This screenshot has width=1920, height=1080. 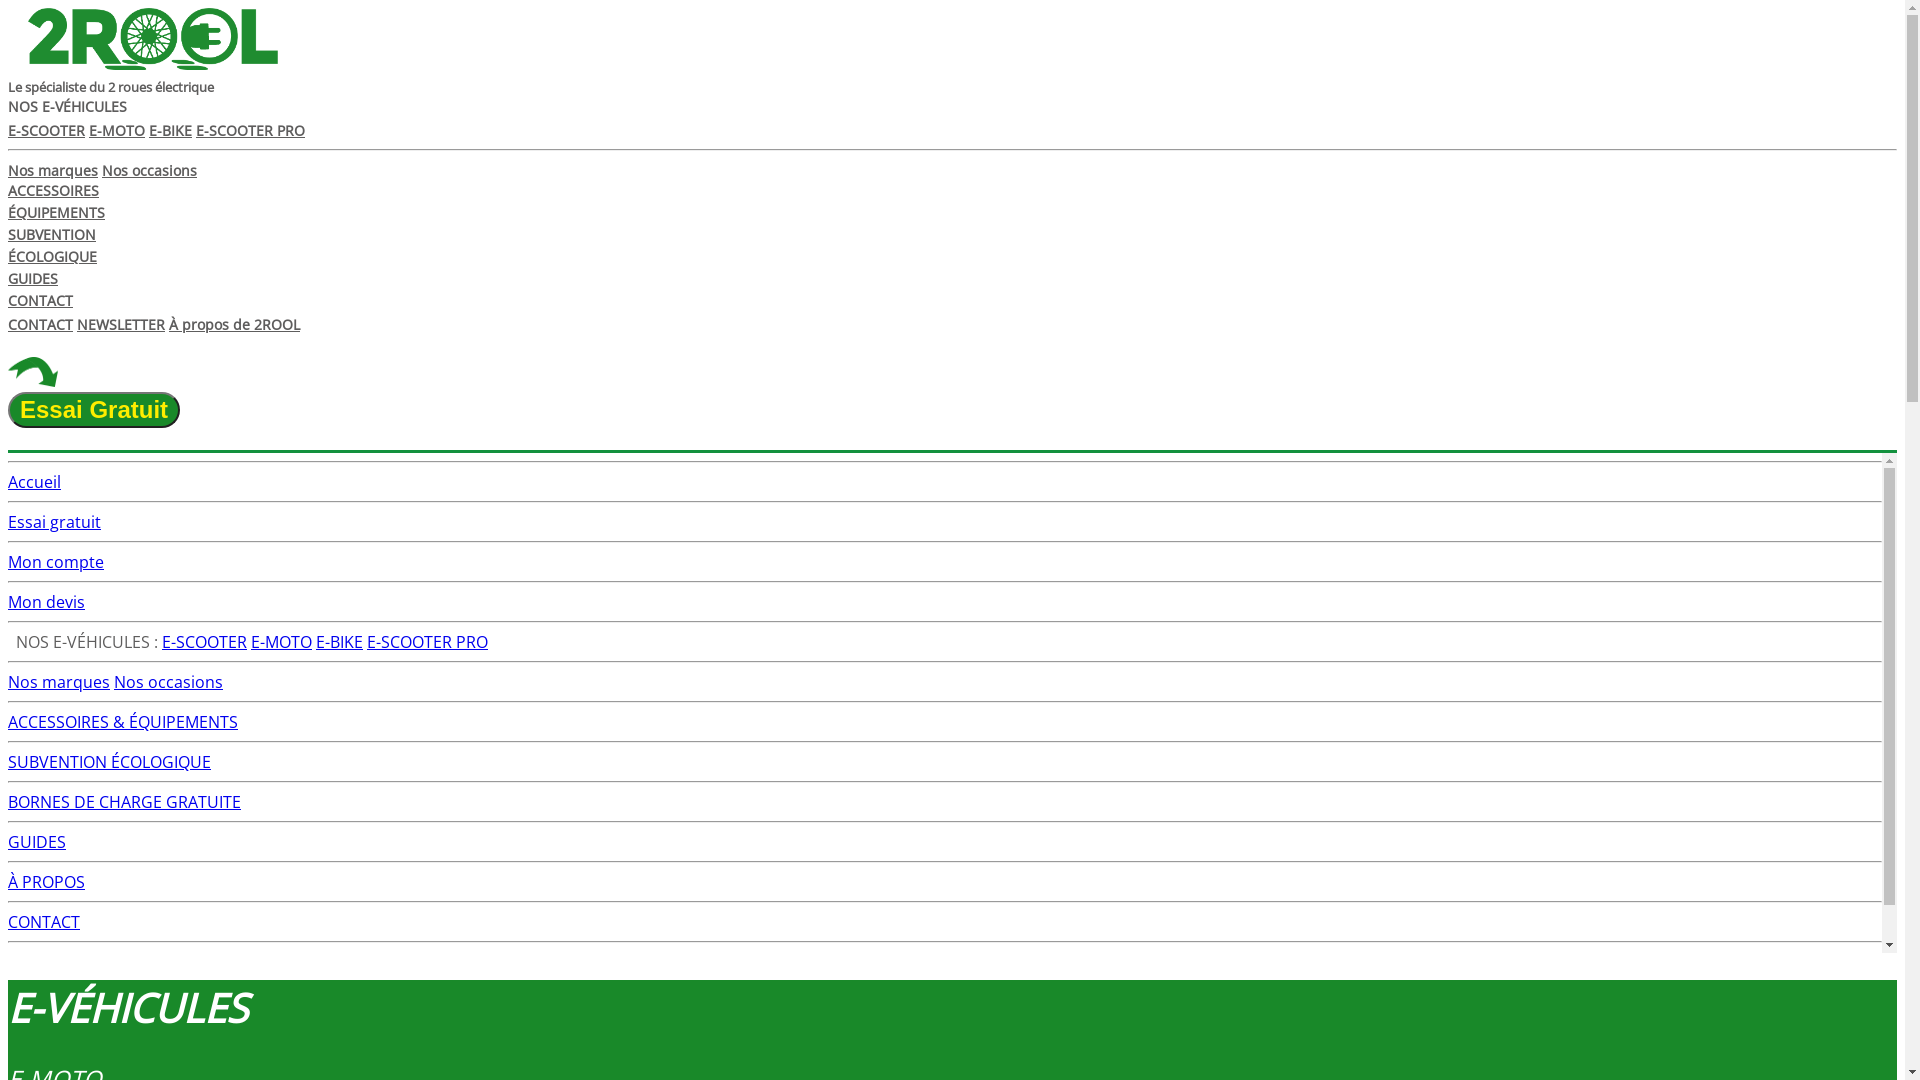 What do you see at coordinates (54, 520) in the screenshot?
I see `'Essai gratuit'` at bounding box center [54, 520].